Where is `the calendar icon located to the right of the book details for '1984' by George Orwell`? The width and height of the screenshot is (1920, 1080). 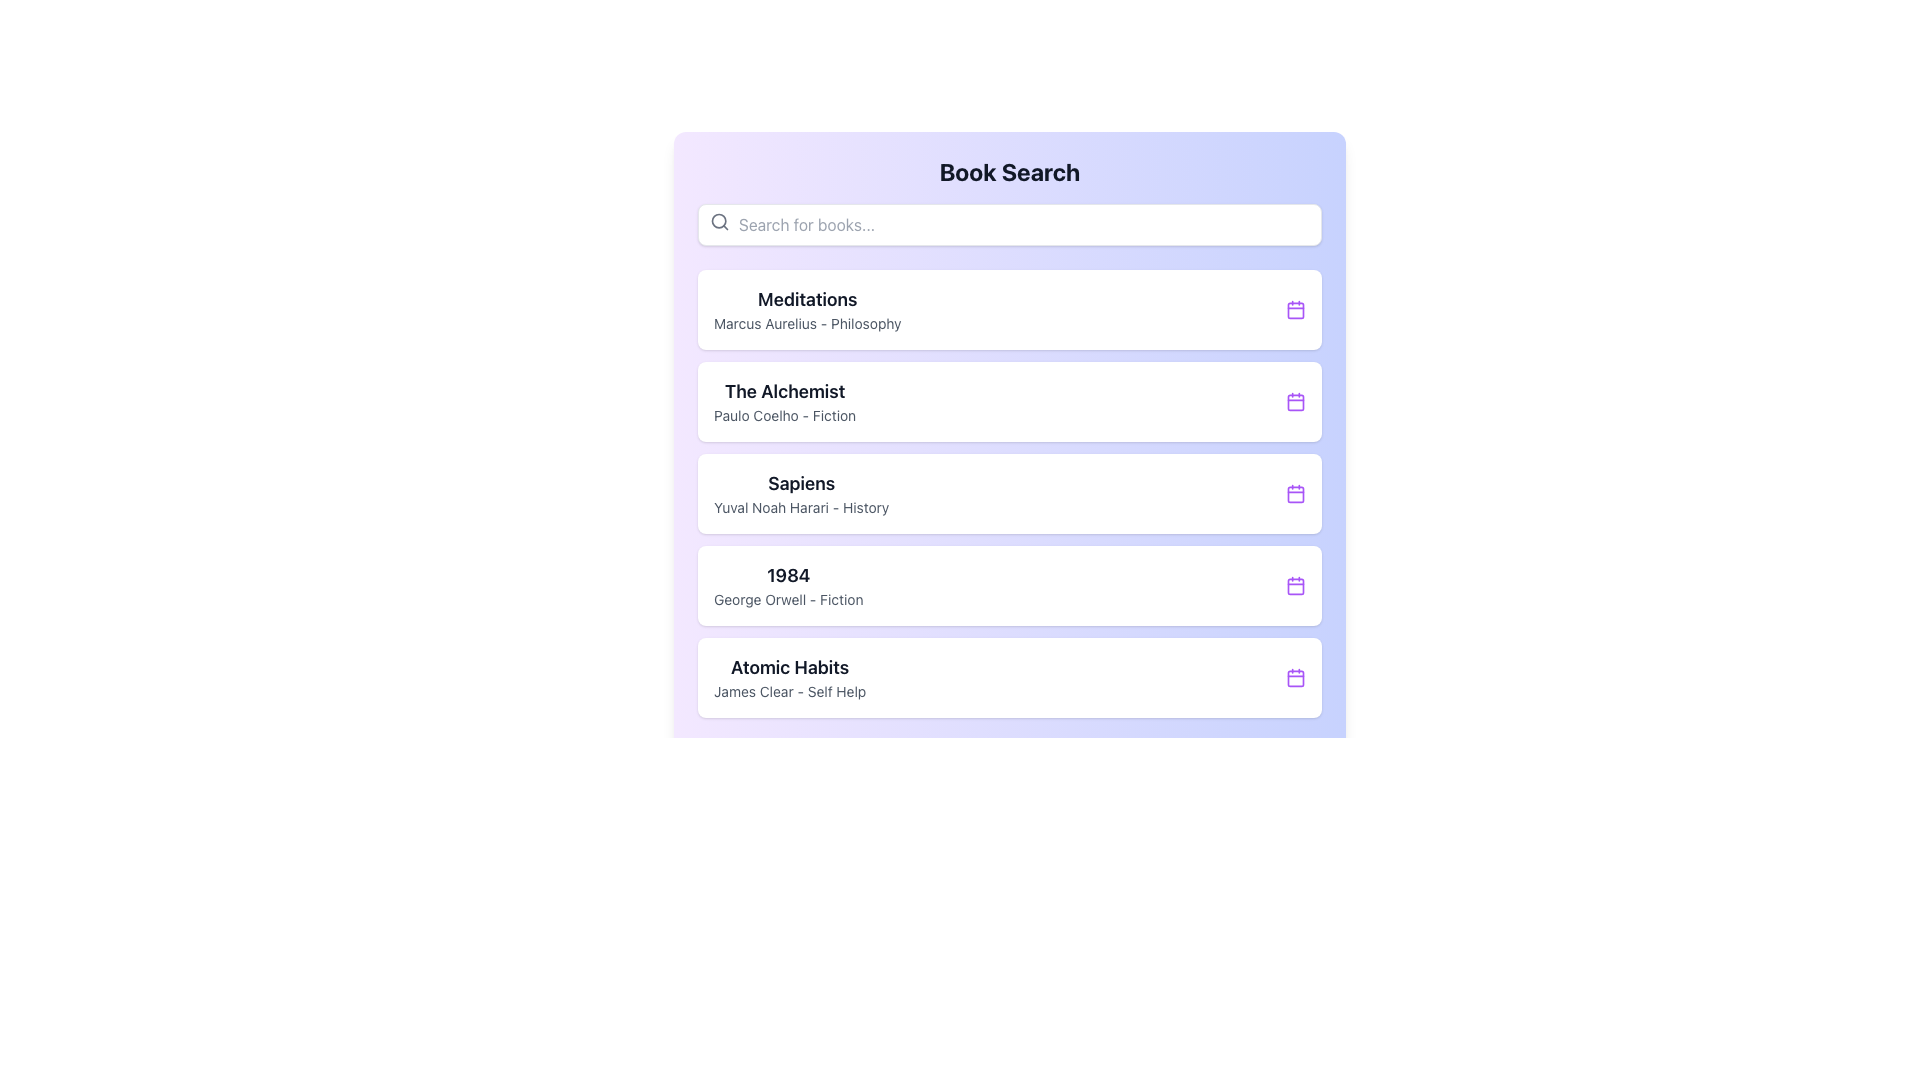
the calendar icon located to the right of the book details for '1984' by George Orwell is located at coordinates (1296, 585).